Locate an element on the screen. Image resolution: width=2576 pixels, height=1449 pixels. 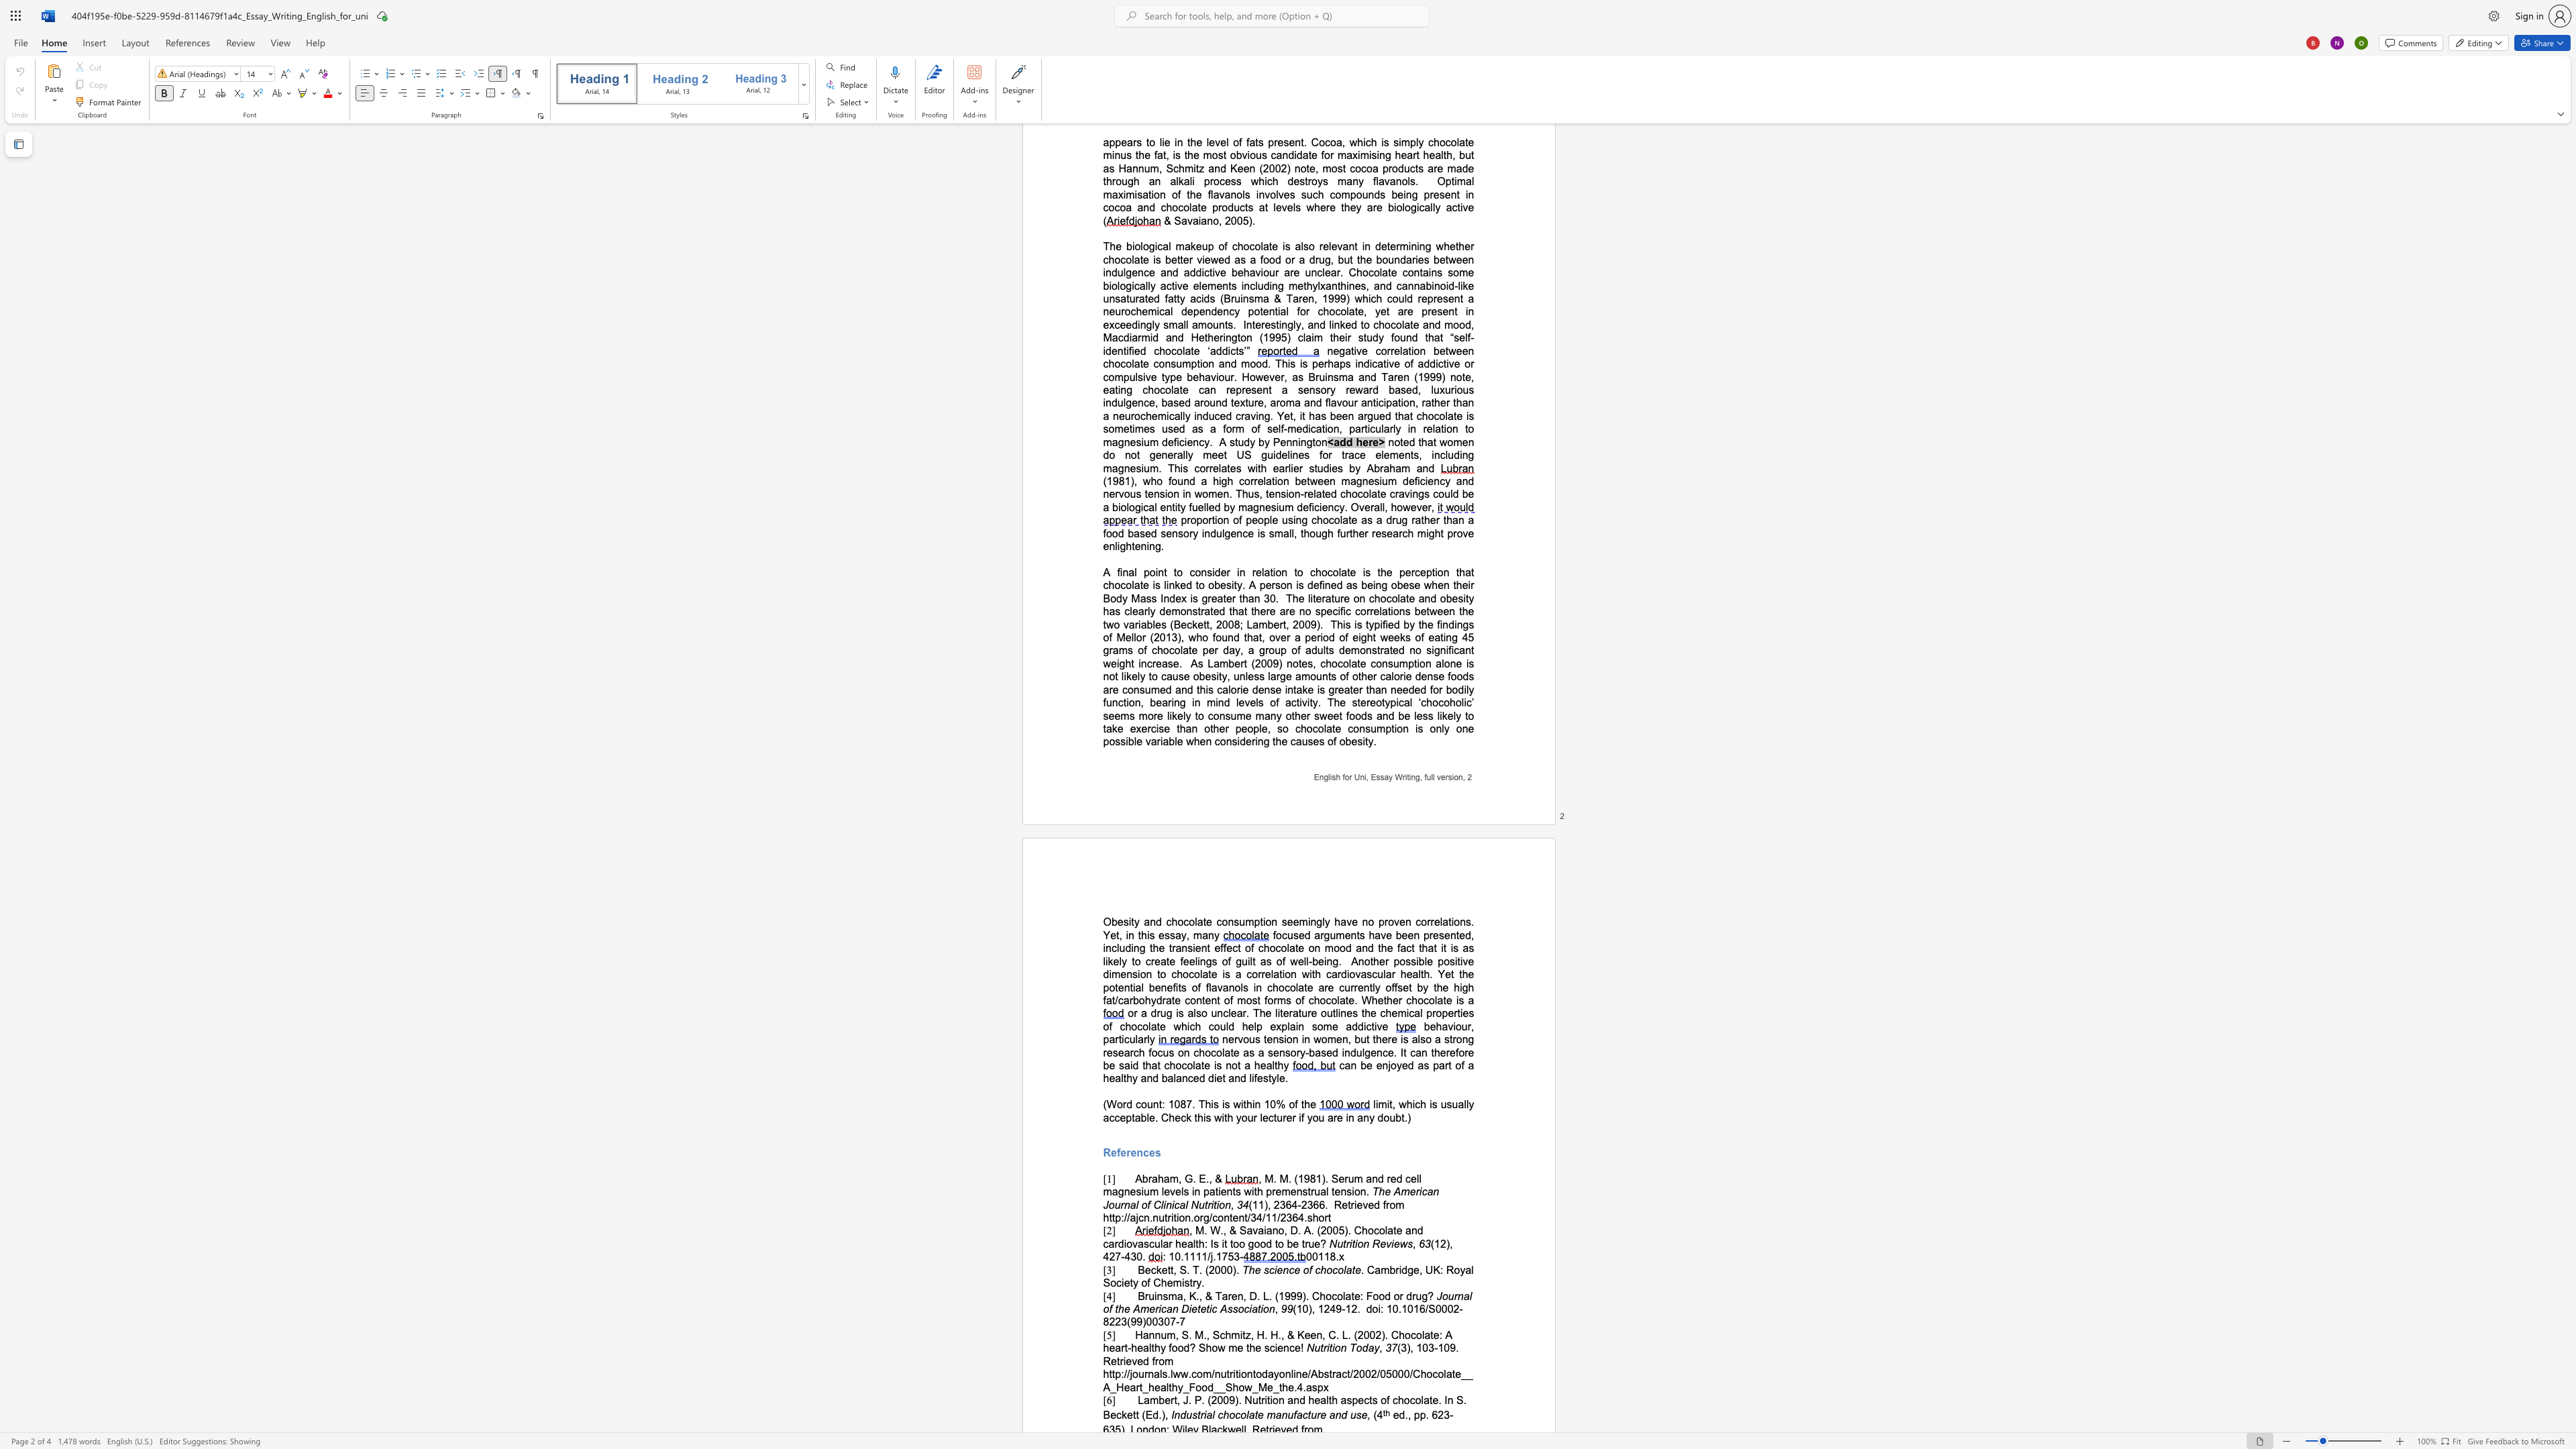
the subset text "ion" within the text "Journal of the American Dietetic Association" is located at coordinates (1260, 1309).